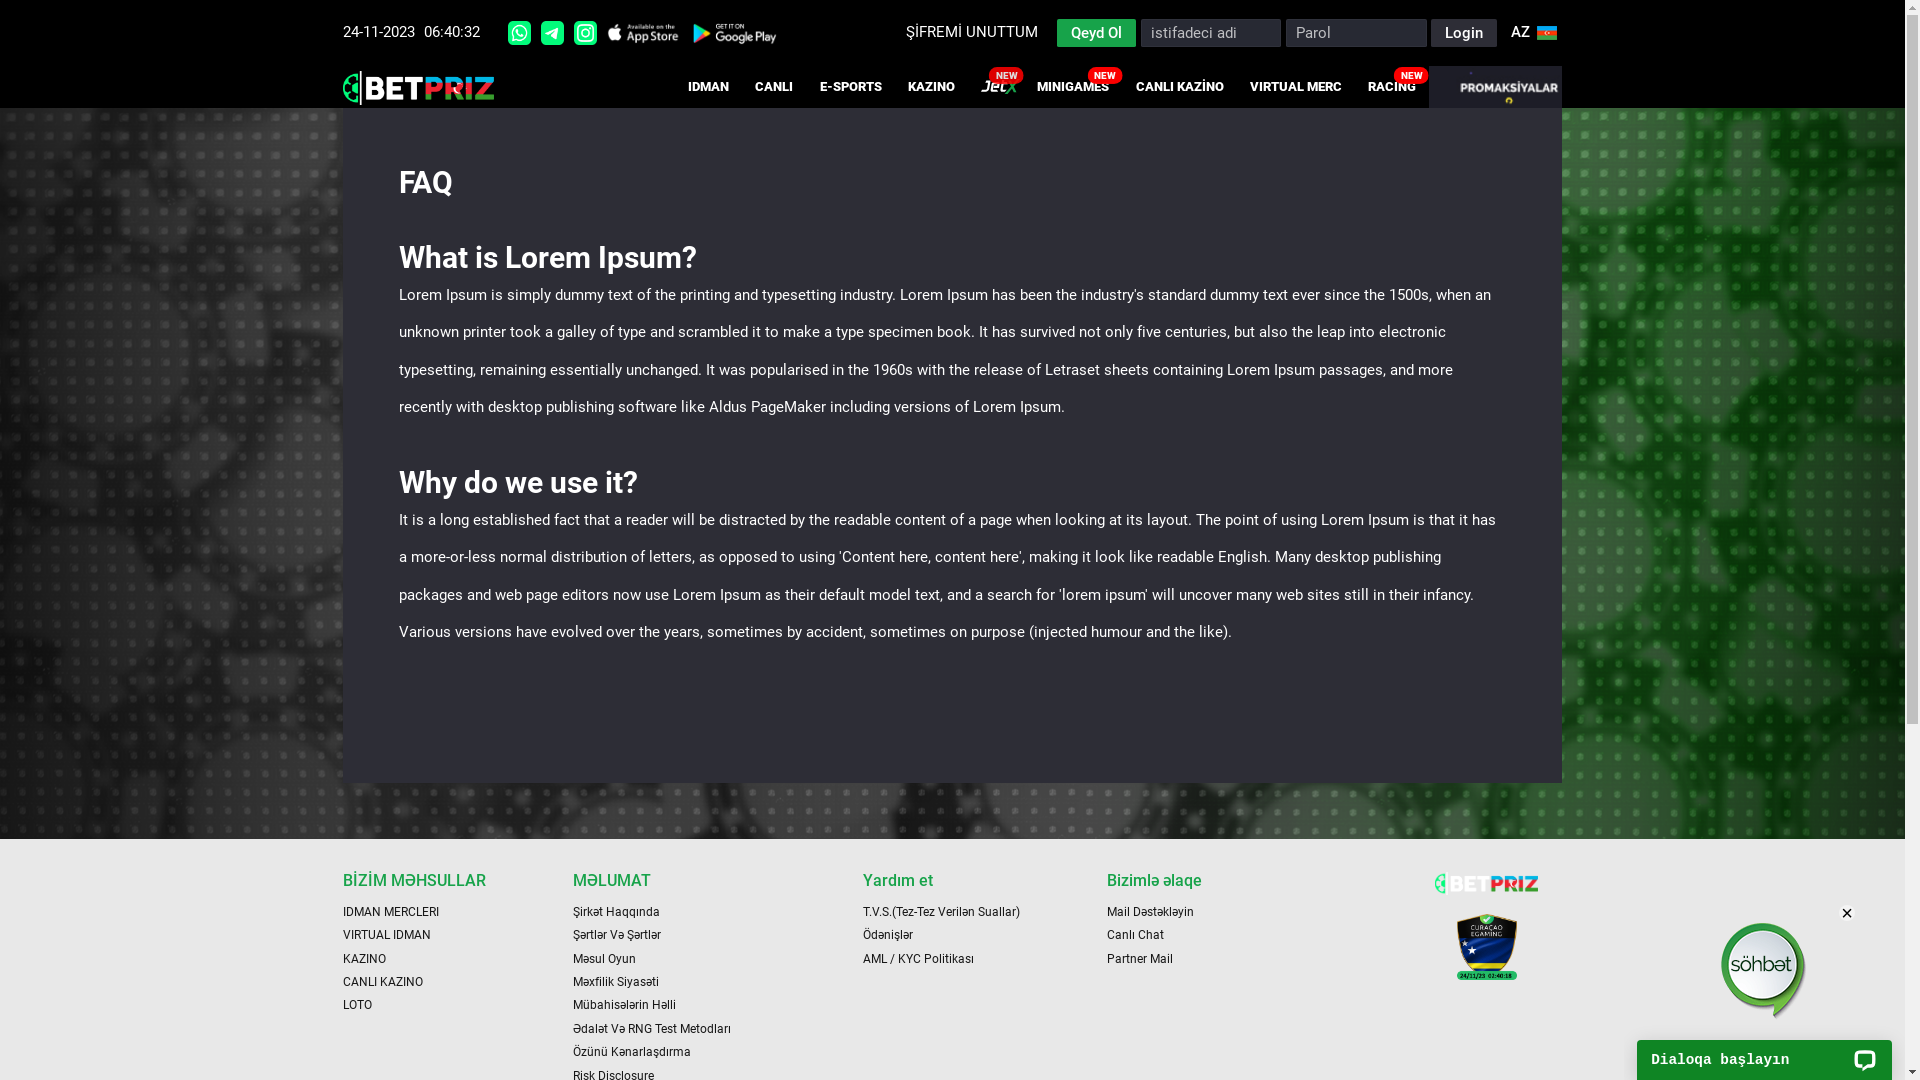 This screenshot has width=1920, height=1080. What do you see at coordinates (1095, 33) in the screenshot?
I see `'Qeyd Ol'` at bounding box center [1095, 33].